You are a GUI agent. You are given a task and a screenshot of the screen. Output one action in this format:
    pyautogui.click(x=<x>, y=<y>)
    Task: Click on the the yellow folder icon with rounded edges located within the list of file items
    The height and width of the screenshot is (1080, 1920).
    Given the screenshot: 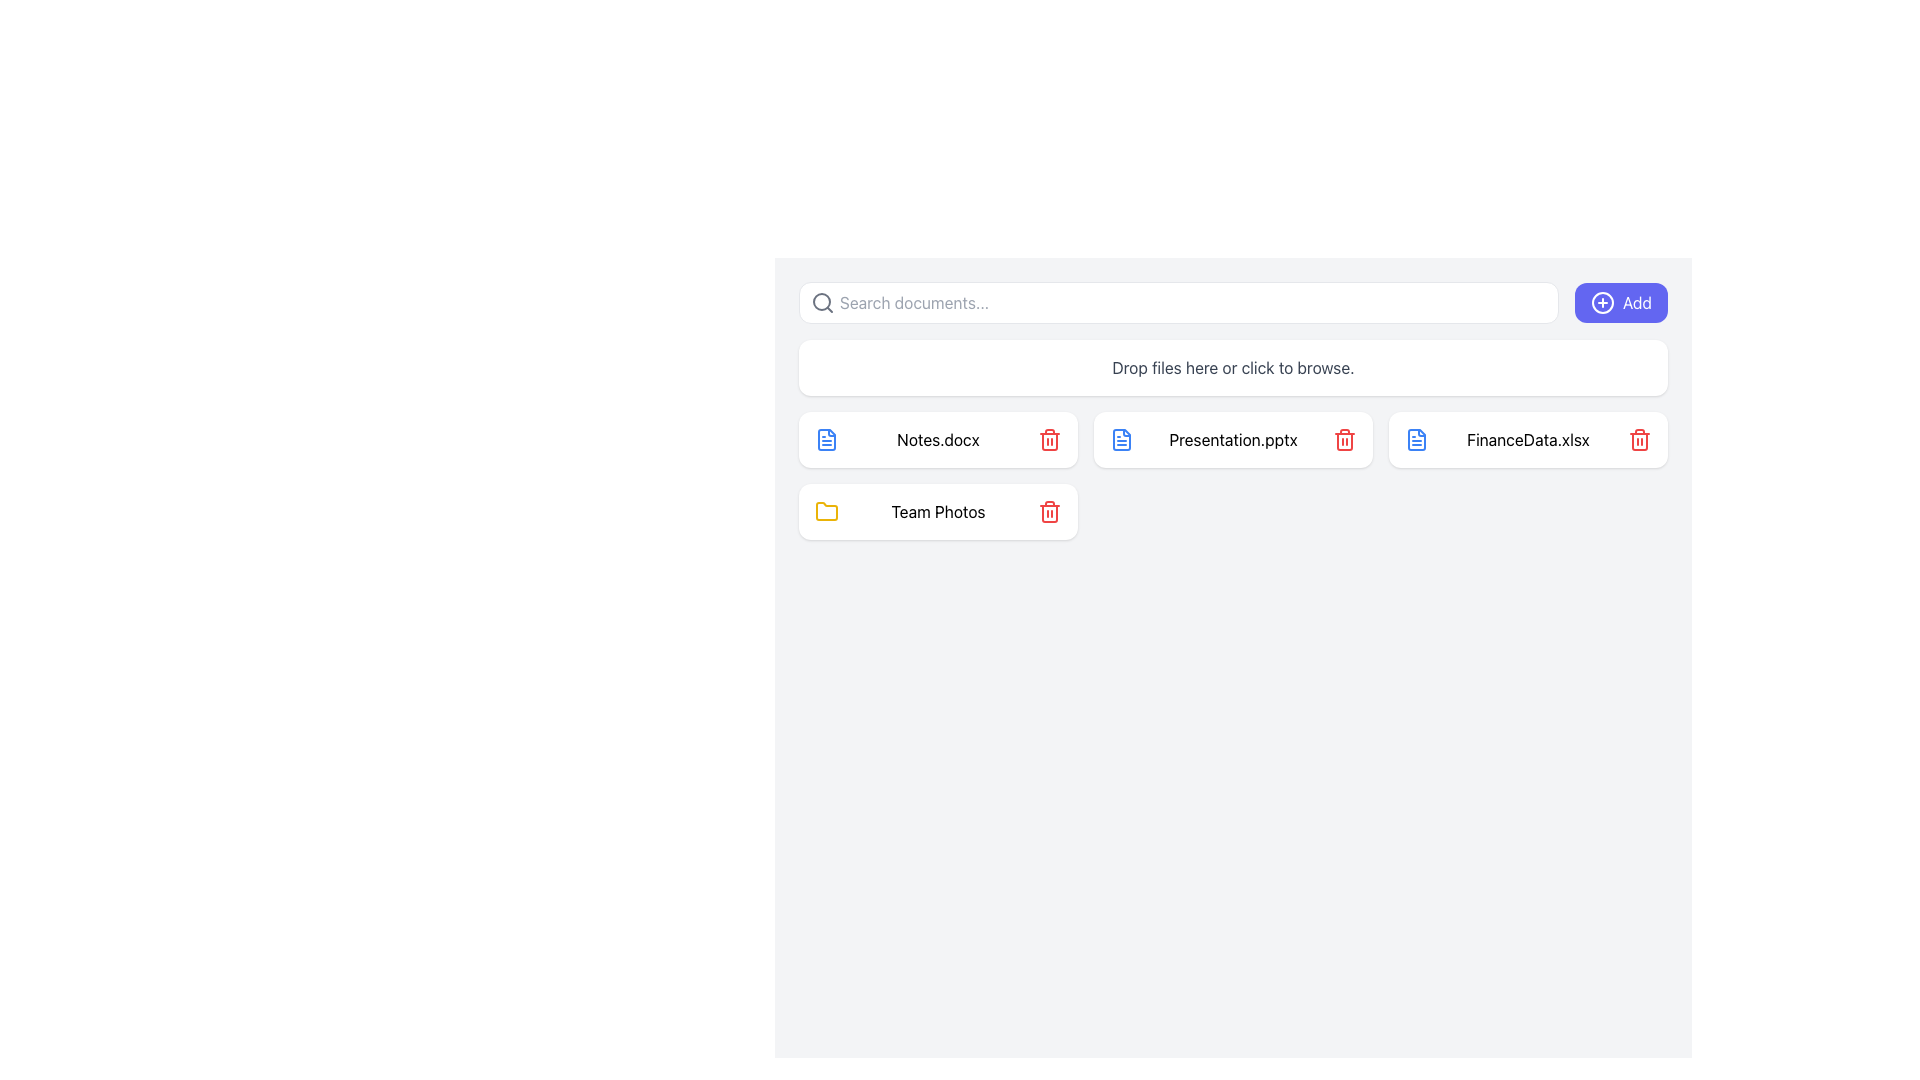 What is the action you would take?
    pyautogui.click(x=826, y=509)
    